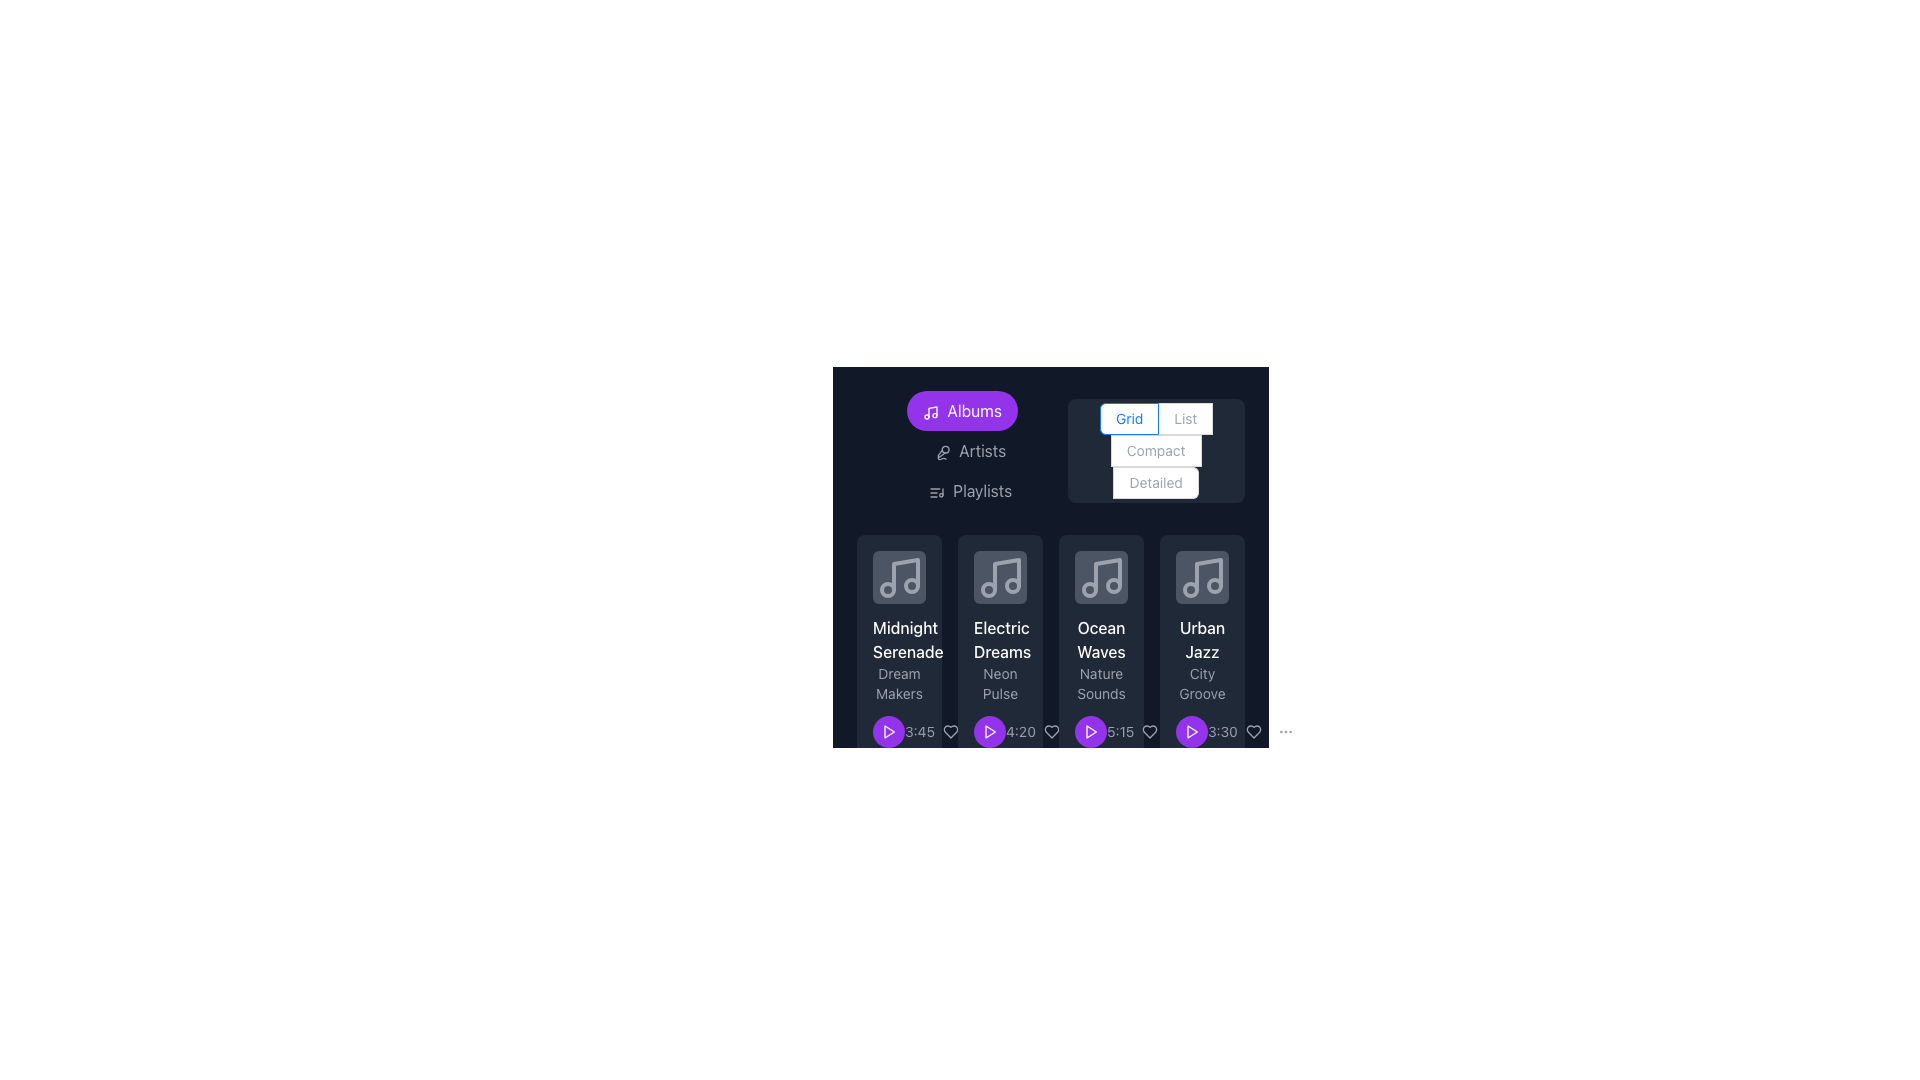 The height and width of the screenshot is (1080, 1920). I want to click on the static text label displaying 'Neon Pulse', which is styled in a small, gray font and is located below the title 'Electric Dreams' in the second album card, so click(1000, 682).